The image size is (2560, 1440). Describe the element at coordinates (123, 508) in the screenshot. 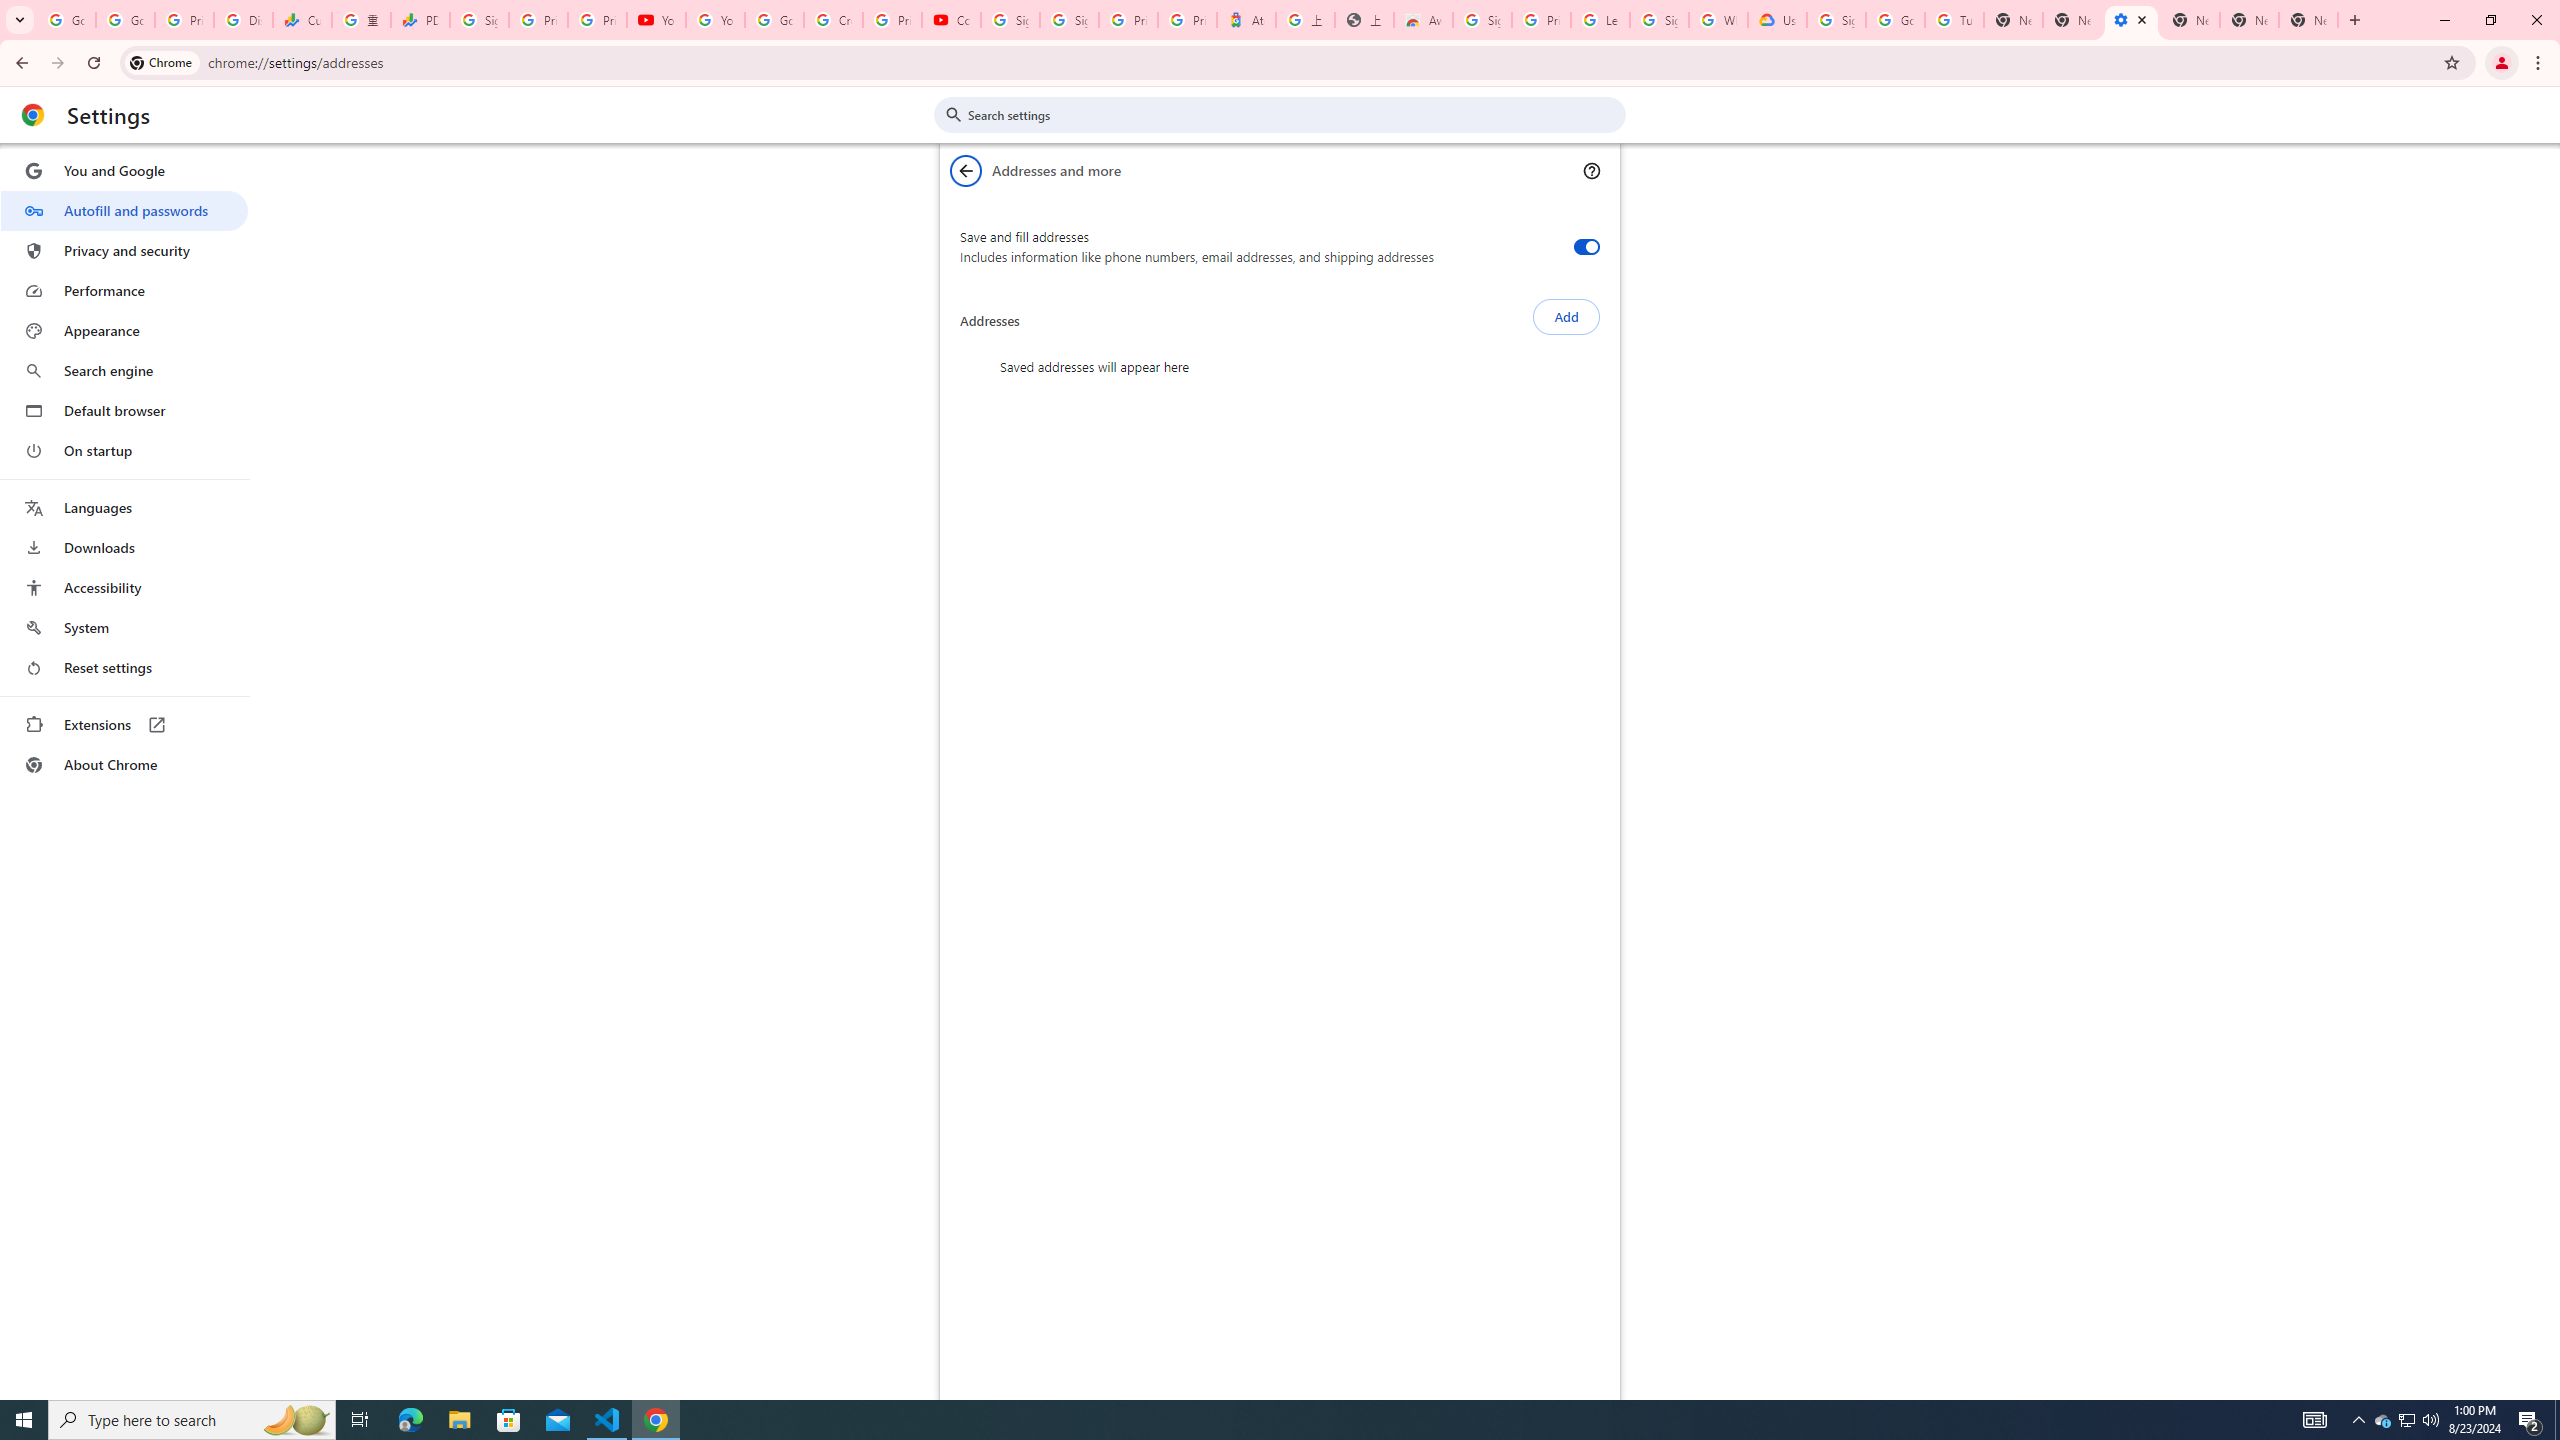

I see `'Languages'` at that location.